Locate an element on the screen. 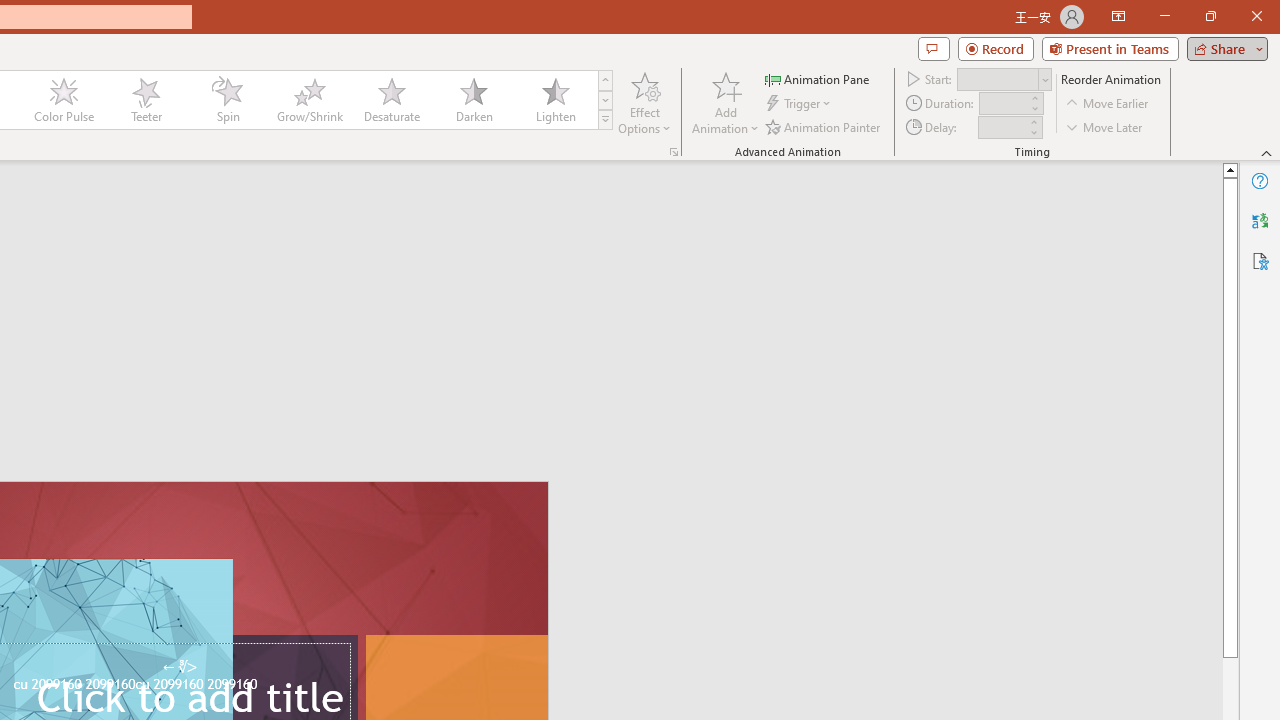 Image resolution: width=1280 pixels, height=720 pixels. 'Grow/Shrink' is located at coordinates (308, 100).